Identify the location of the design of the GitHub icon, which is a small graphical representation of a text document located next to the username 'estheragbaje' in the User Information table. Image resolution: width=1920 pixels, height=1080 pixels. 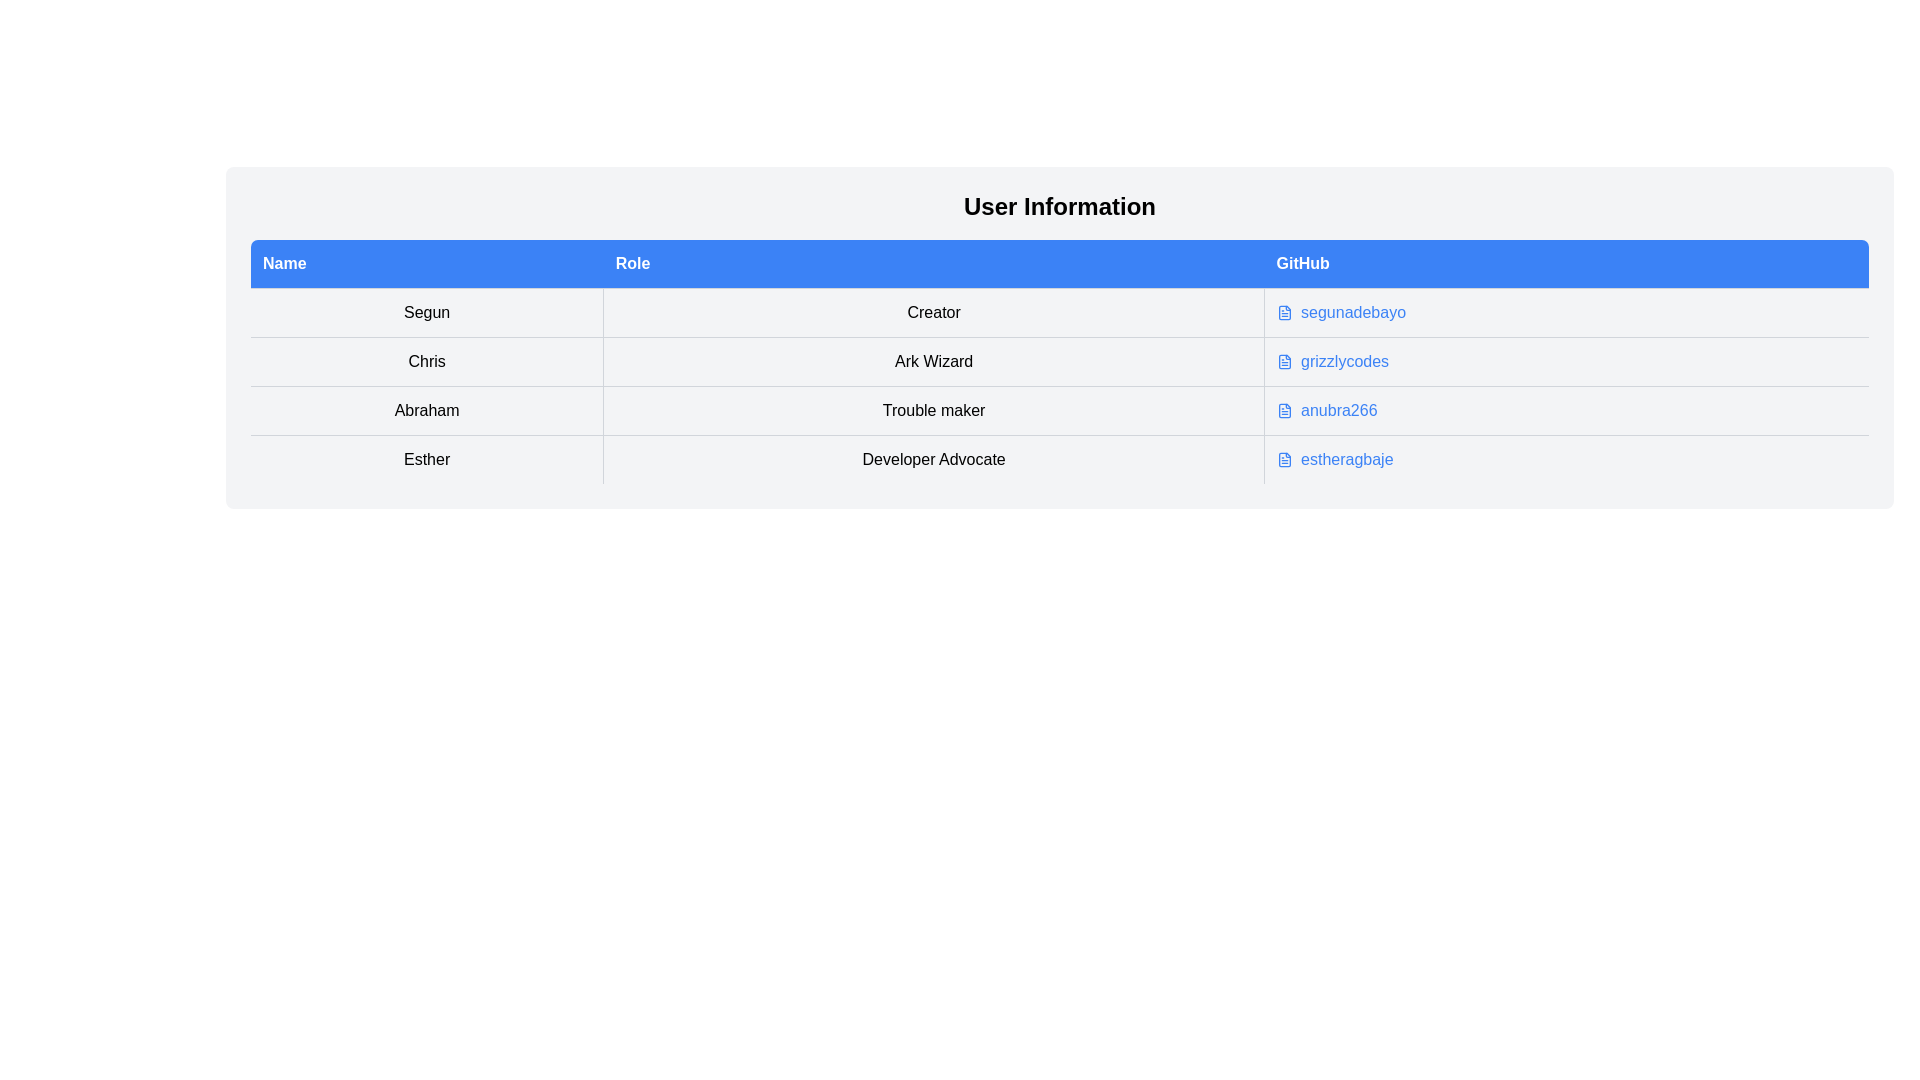
(1285, 459).